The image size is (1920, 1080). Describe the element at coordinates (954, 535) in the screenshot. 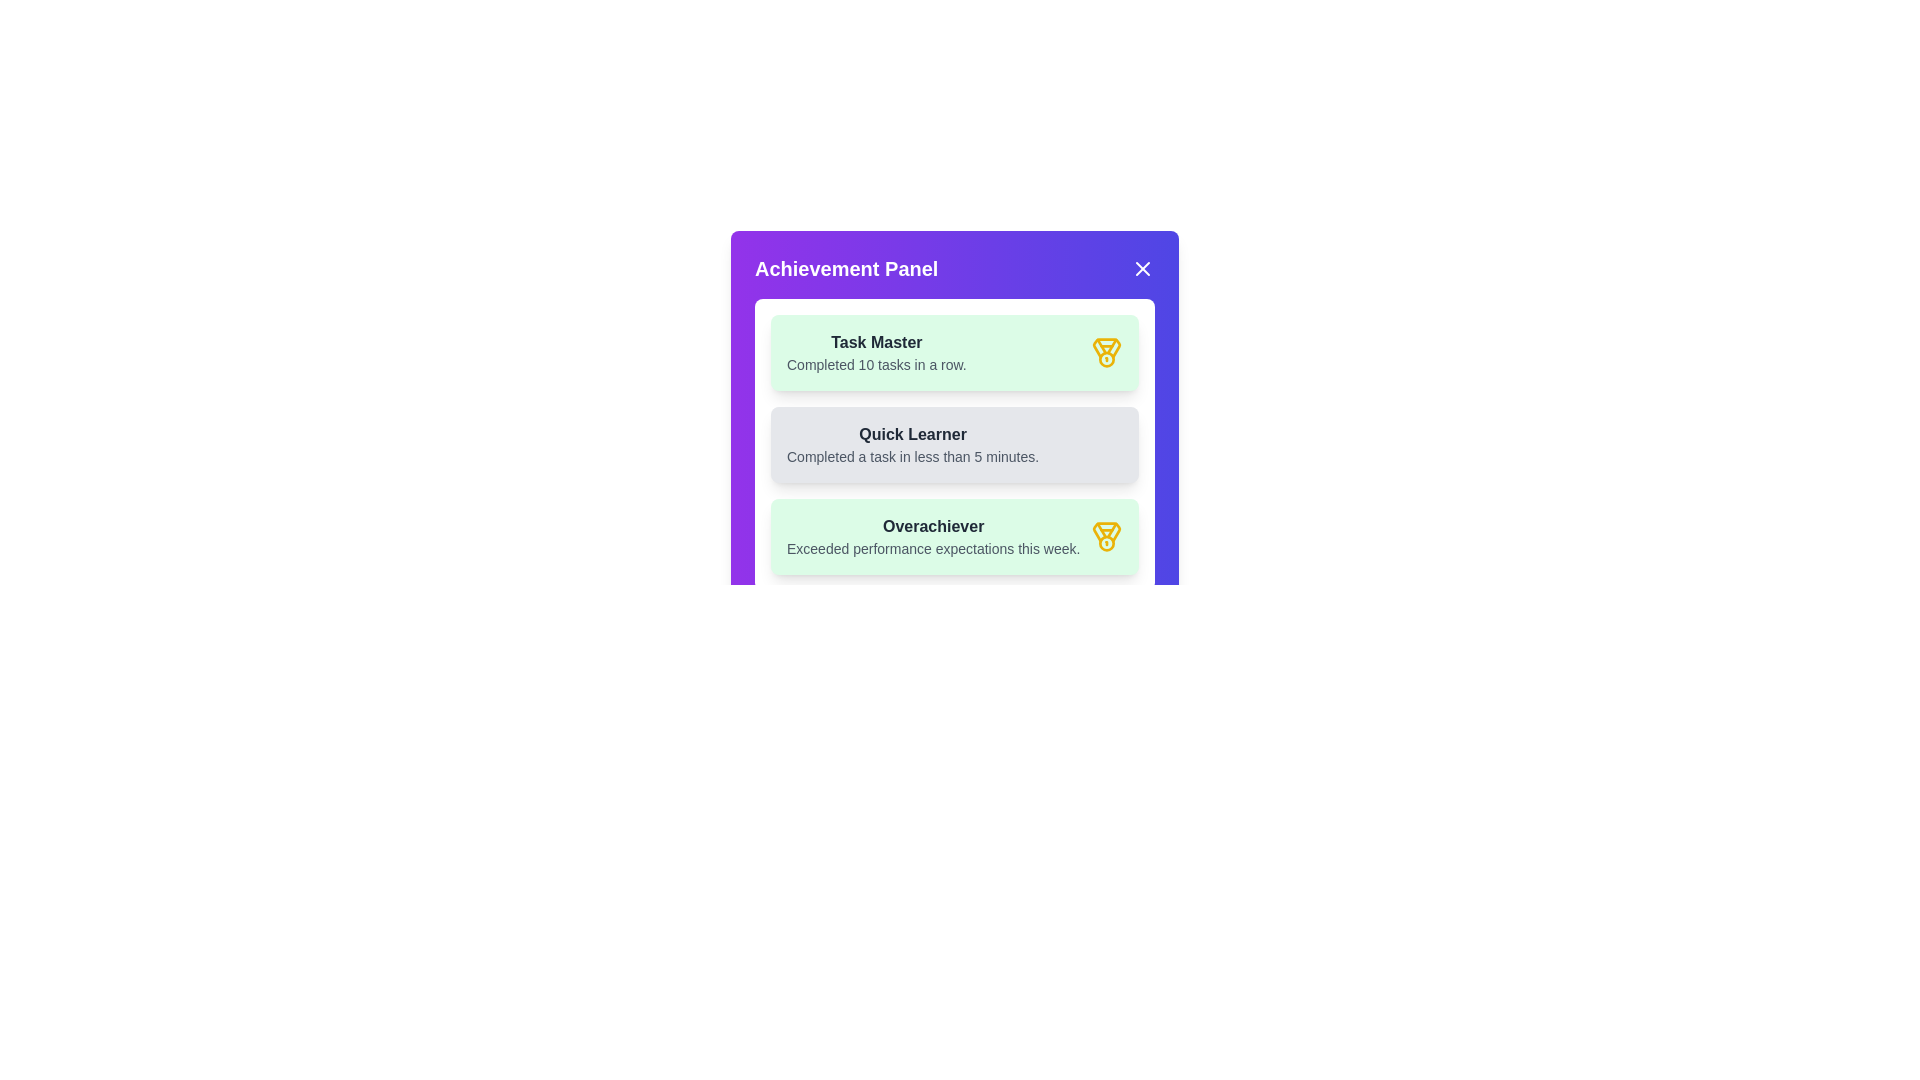

I see `the Display card that shows the achievement summary for exceeding performance expectations for the week, located at the bottom of the list of cards` at that location.